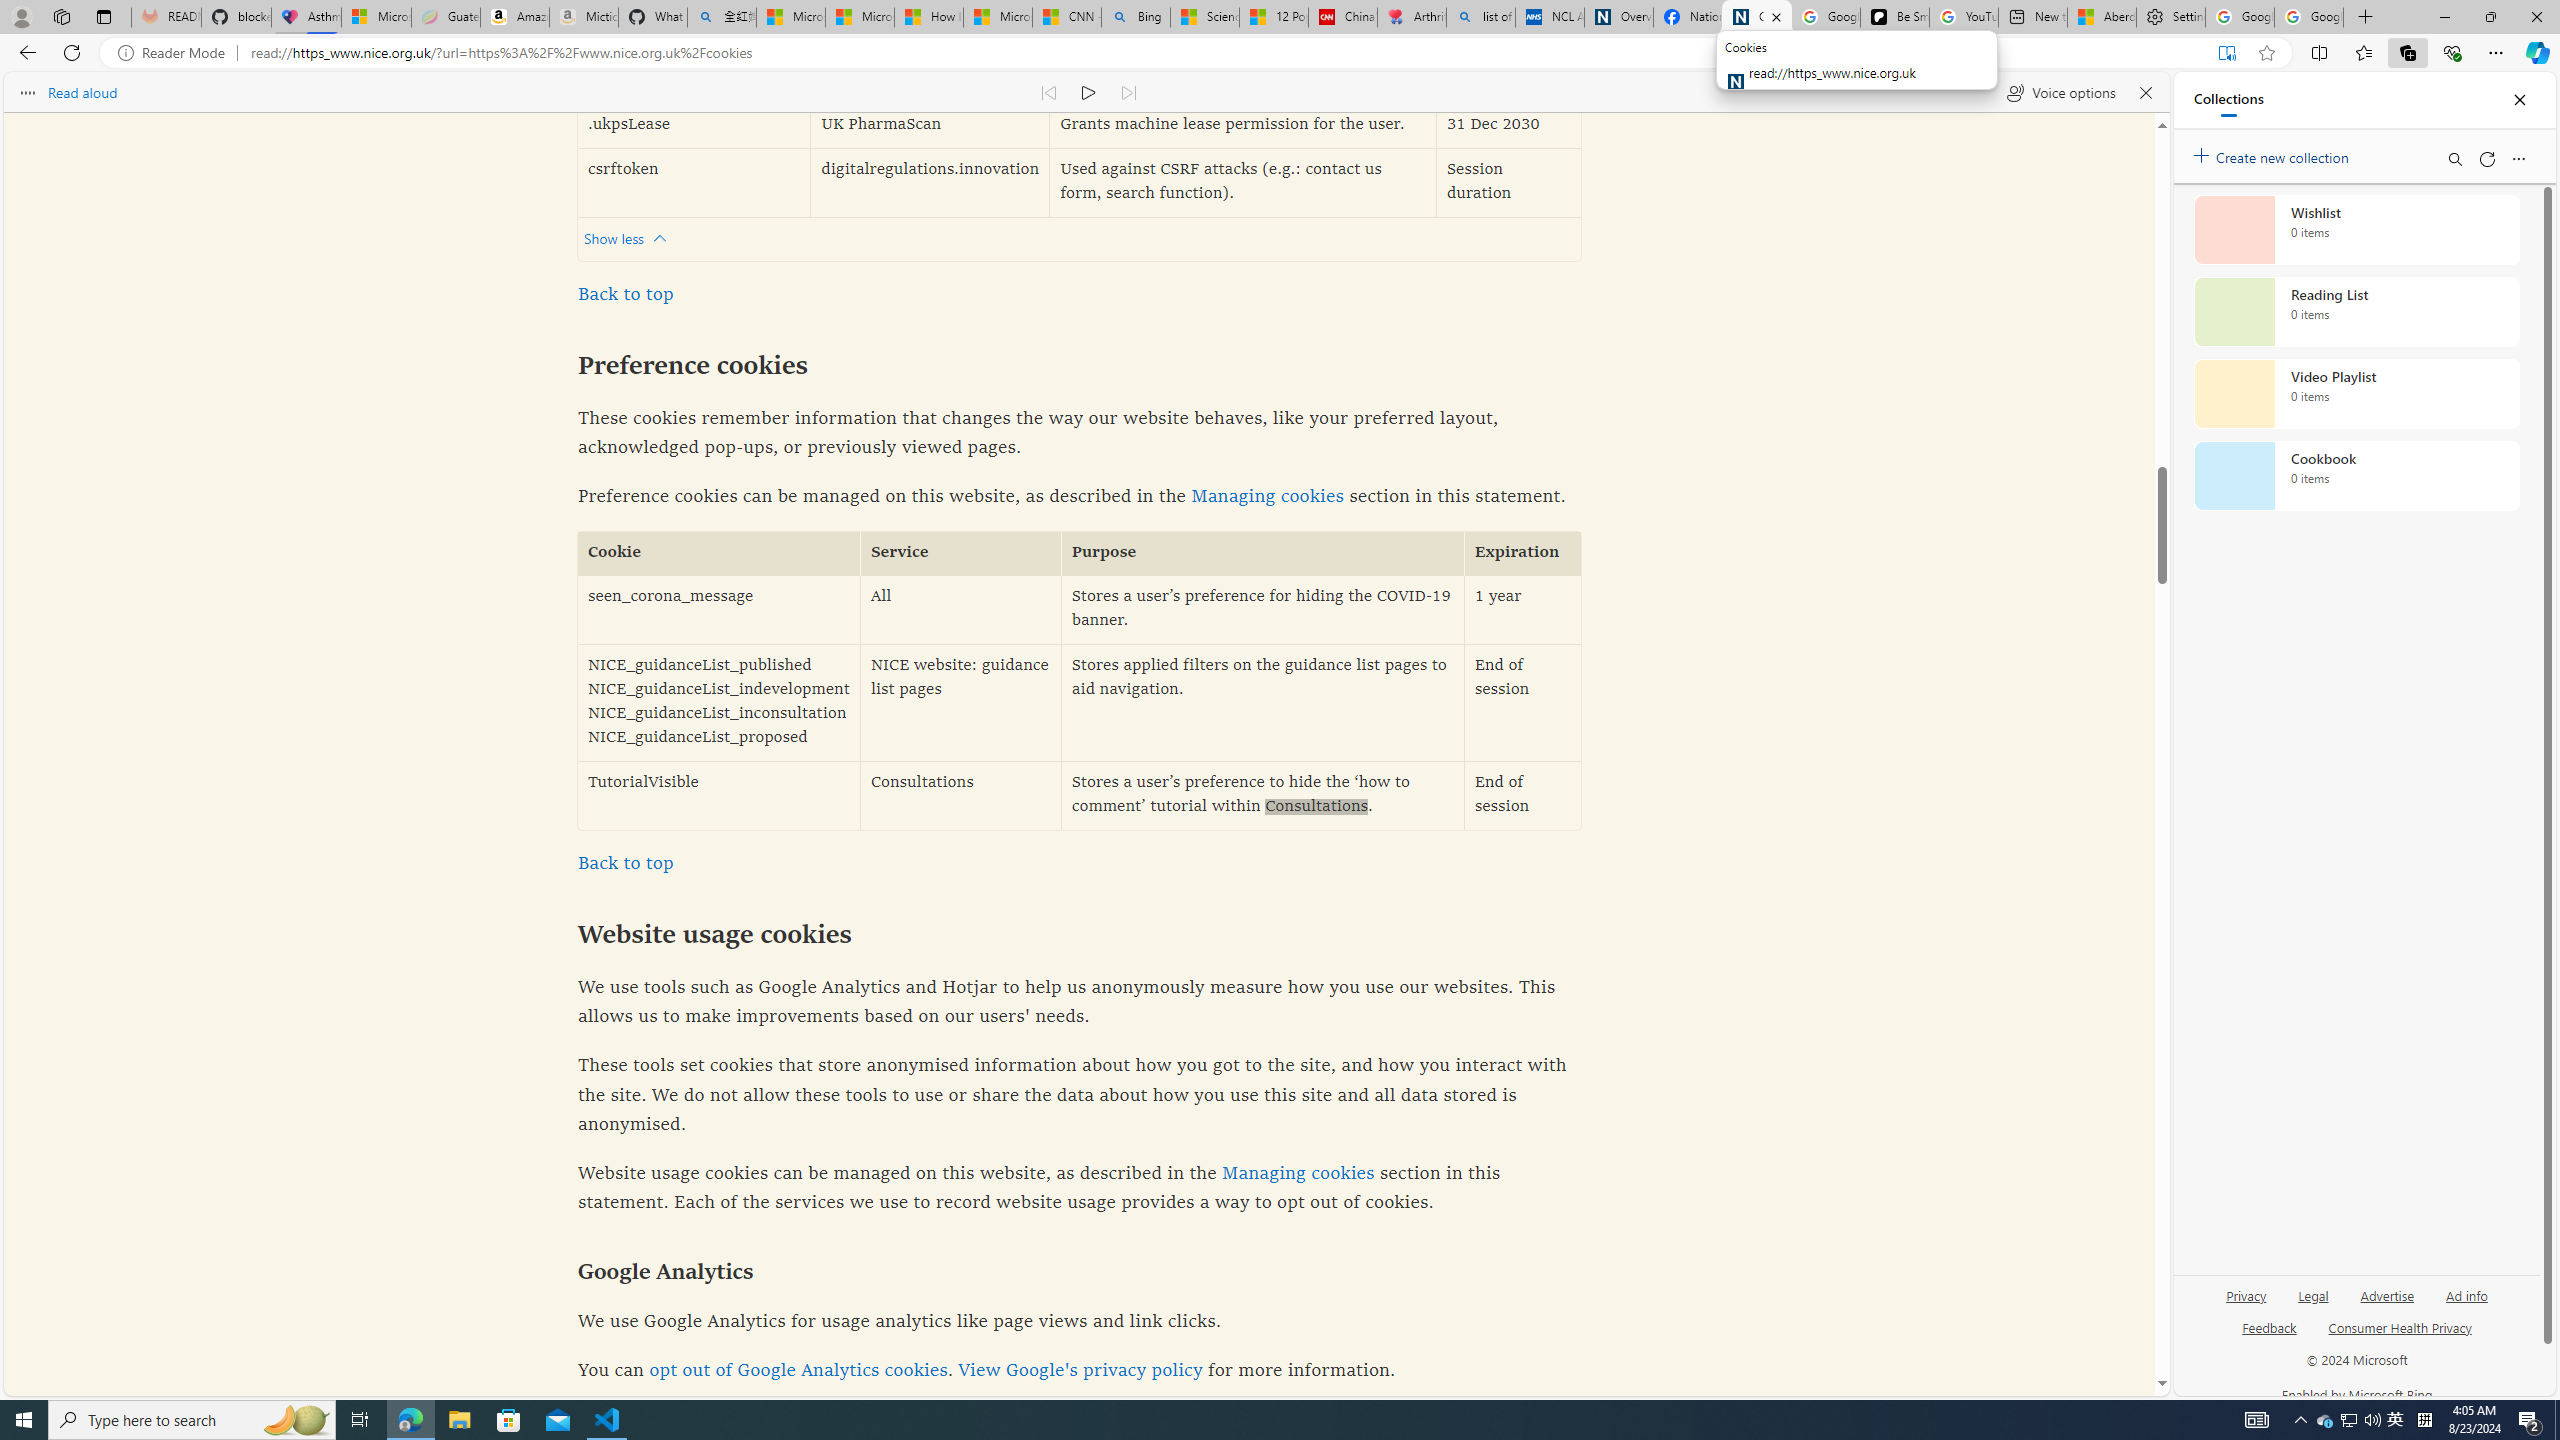 This screenshot has height=1440, width=2560. Describe the element at coordinates (2400, 1325) in the screenshot. I see `'Consumer Health Privacy'` at that location.